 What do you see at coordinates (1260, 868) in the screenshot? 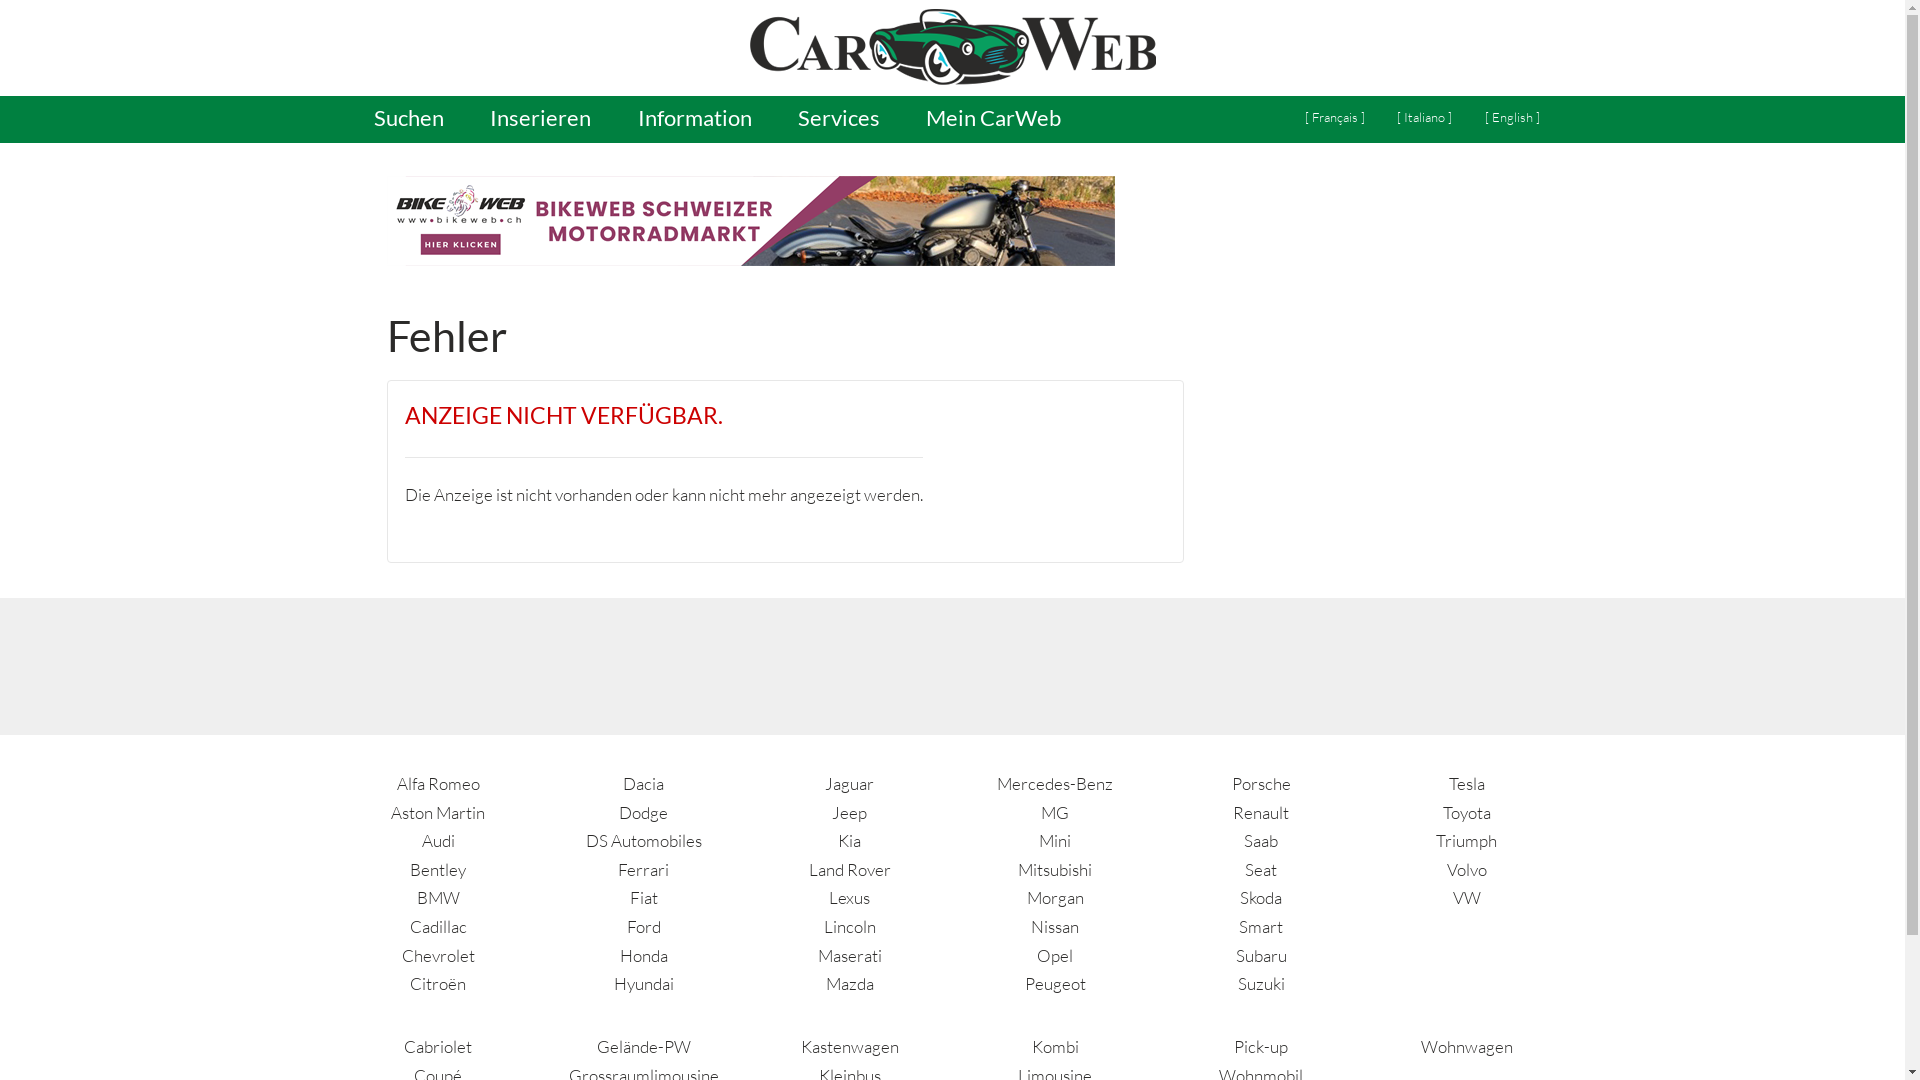
I see `'Seat'` at bounding box center [1260, 868].